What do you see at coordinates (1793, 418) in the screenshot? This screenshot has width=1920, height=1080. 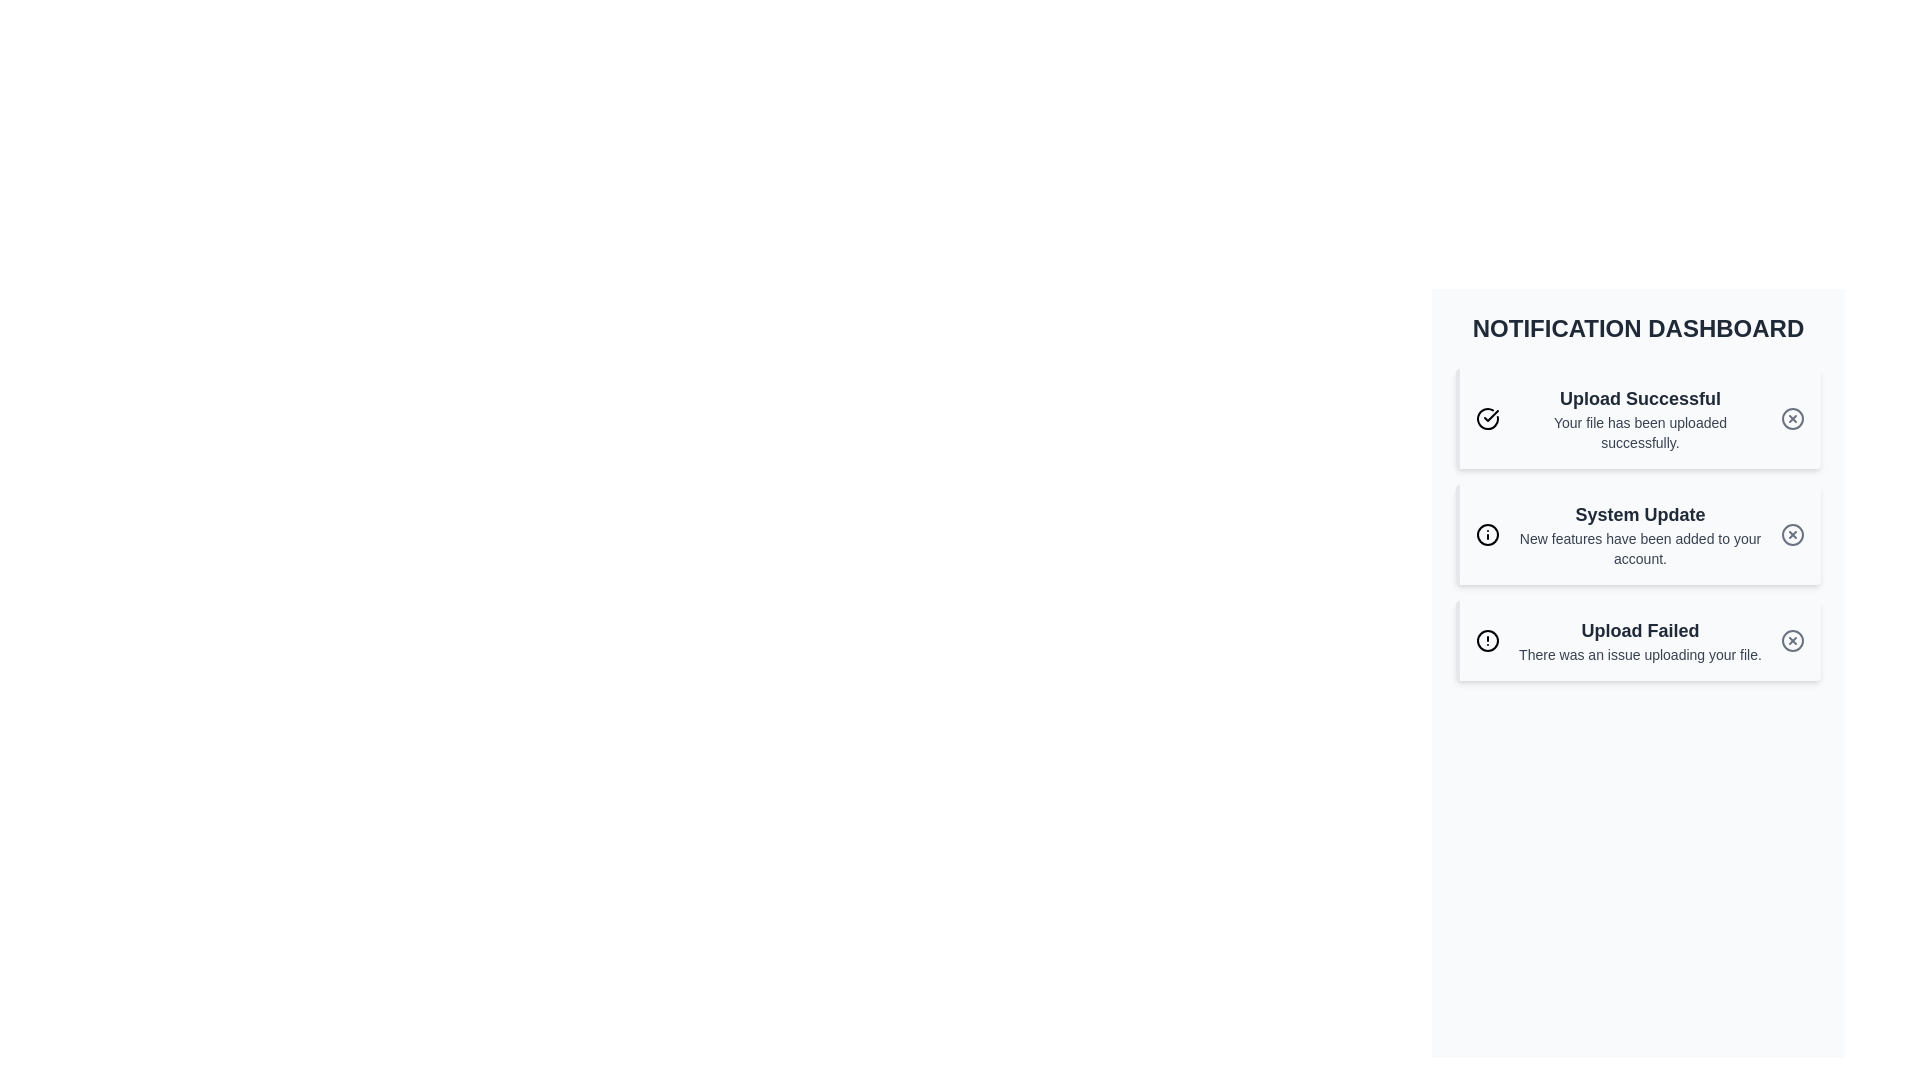 I see `the circular icon element located within the 'Upload Successful' notification` at bounding box center [1793, 418].